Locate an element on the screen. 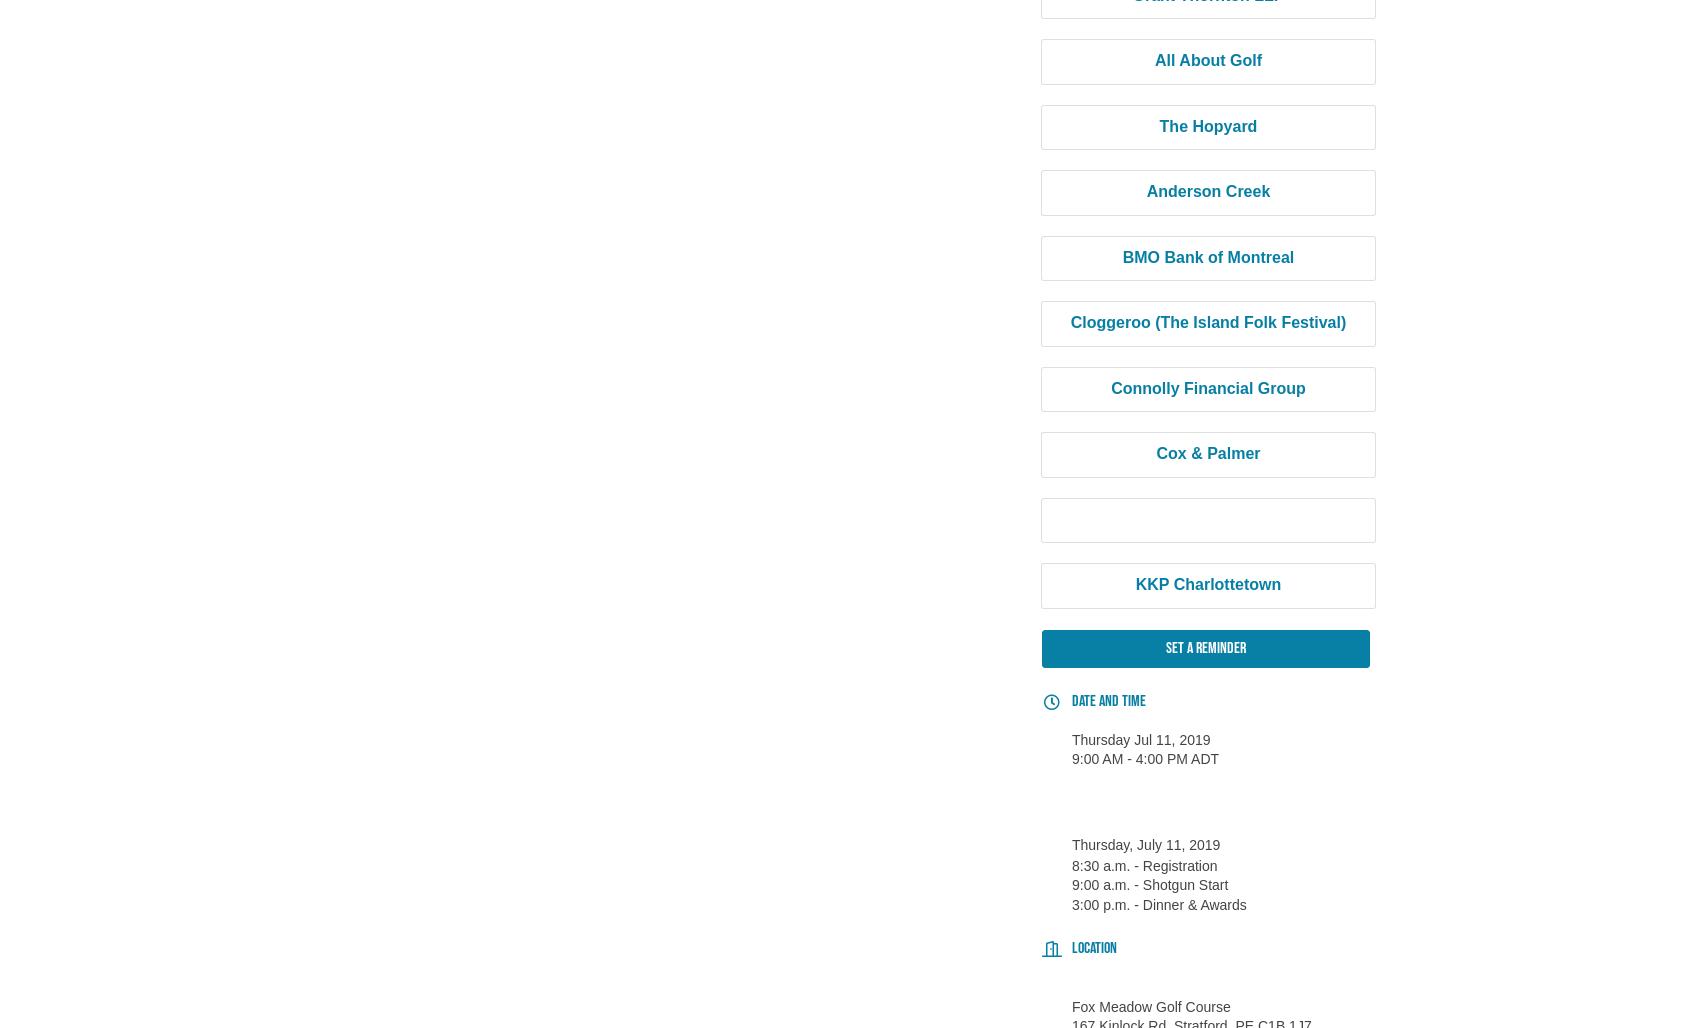 The height and width of the screenshot is (1028, 1692). 'The Hopyard' is located at coordinates (1207, 124).